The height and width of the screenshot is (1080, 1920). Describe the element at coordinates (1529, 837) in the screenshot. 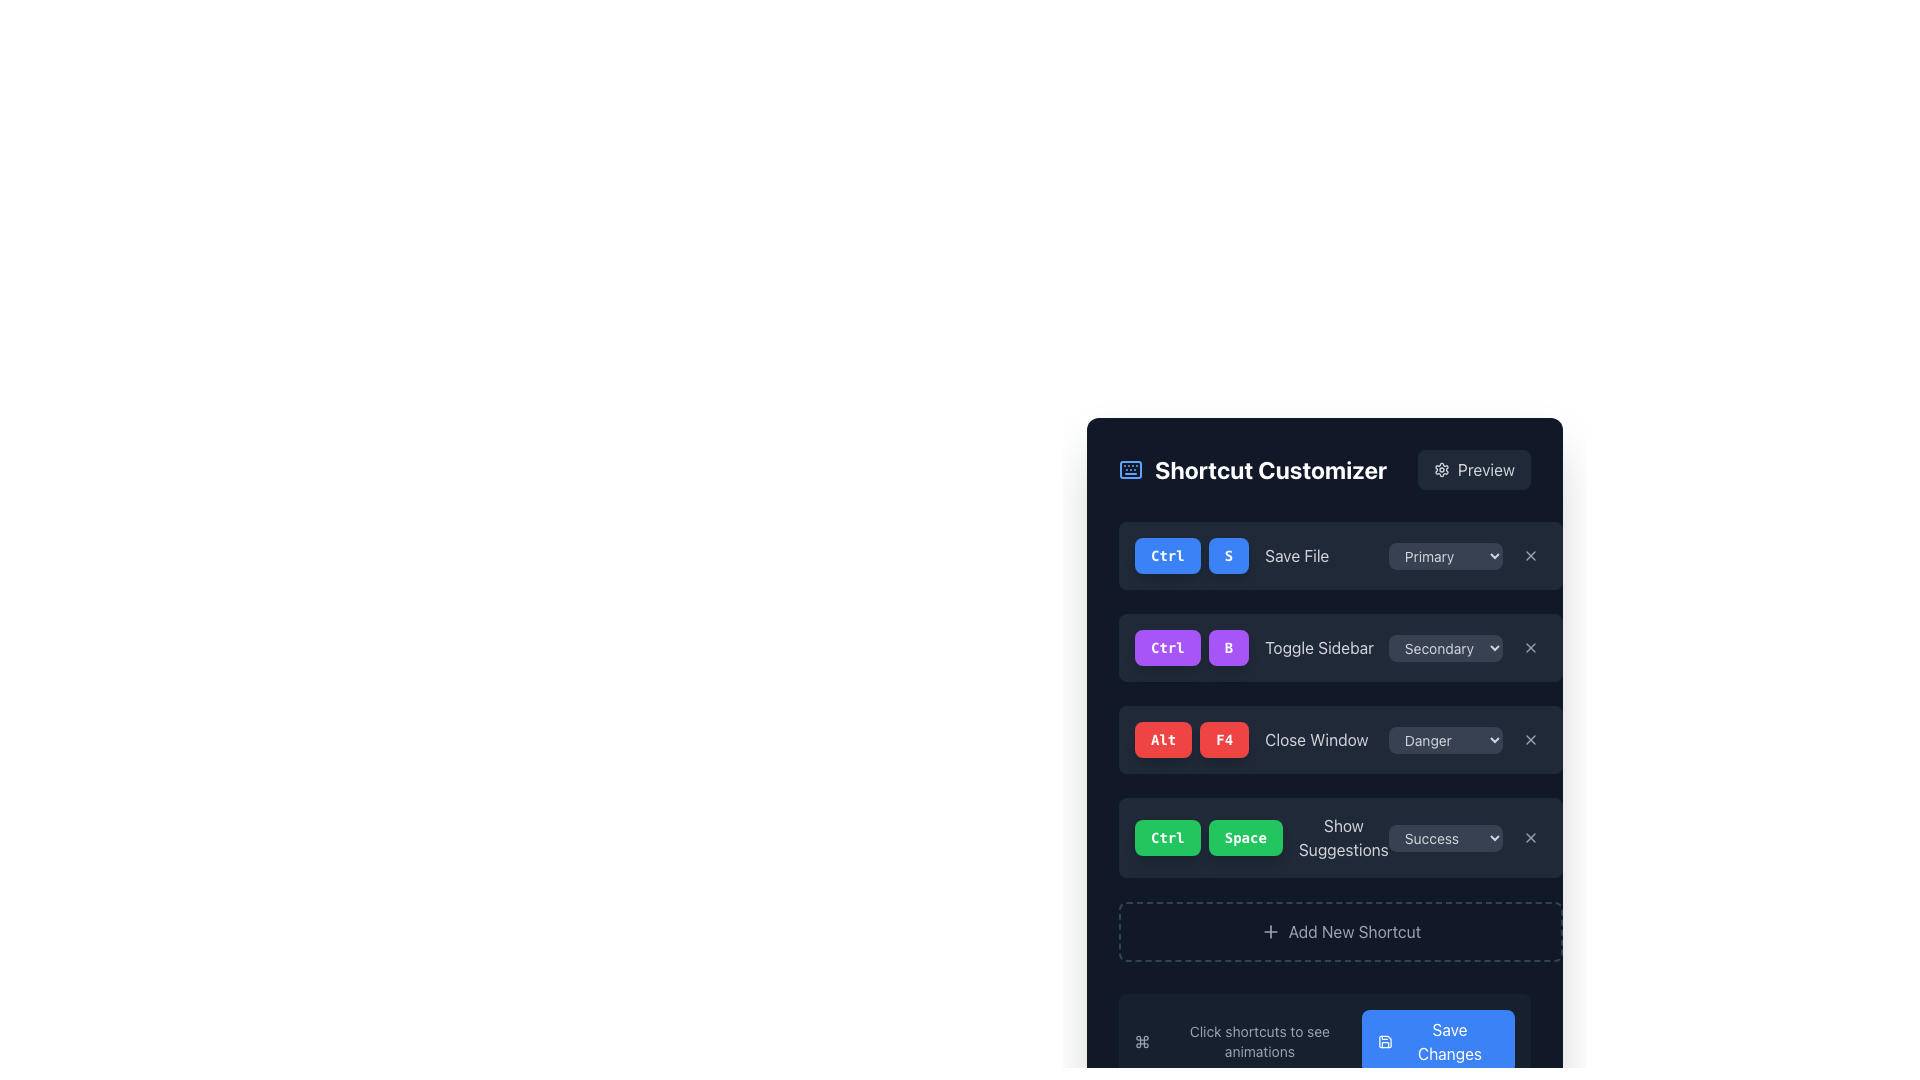

I see `the 'X' icon button located to the right of the 'Show Suggestions Success' row in the Shortcut Customizer panel, which indicates a close or delete action` at that location.